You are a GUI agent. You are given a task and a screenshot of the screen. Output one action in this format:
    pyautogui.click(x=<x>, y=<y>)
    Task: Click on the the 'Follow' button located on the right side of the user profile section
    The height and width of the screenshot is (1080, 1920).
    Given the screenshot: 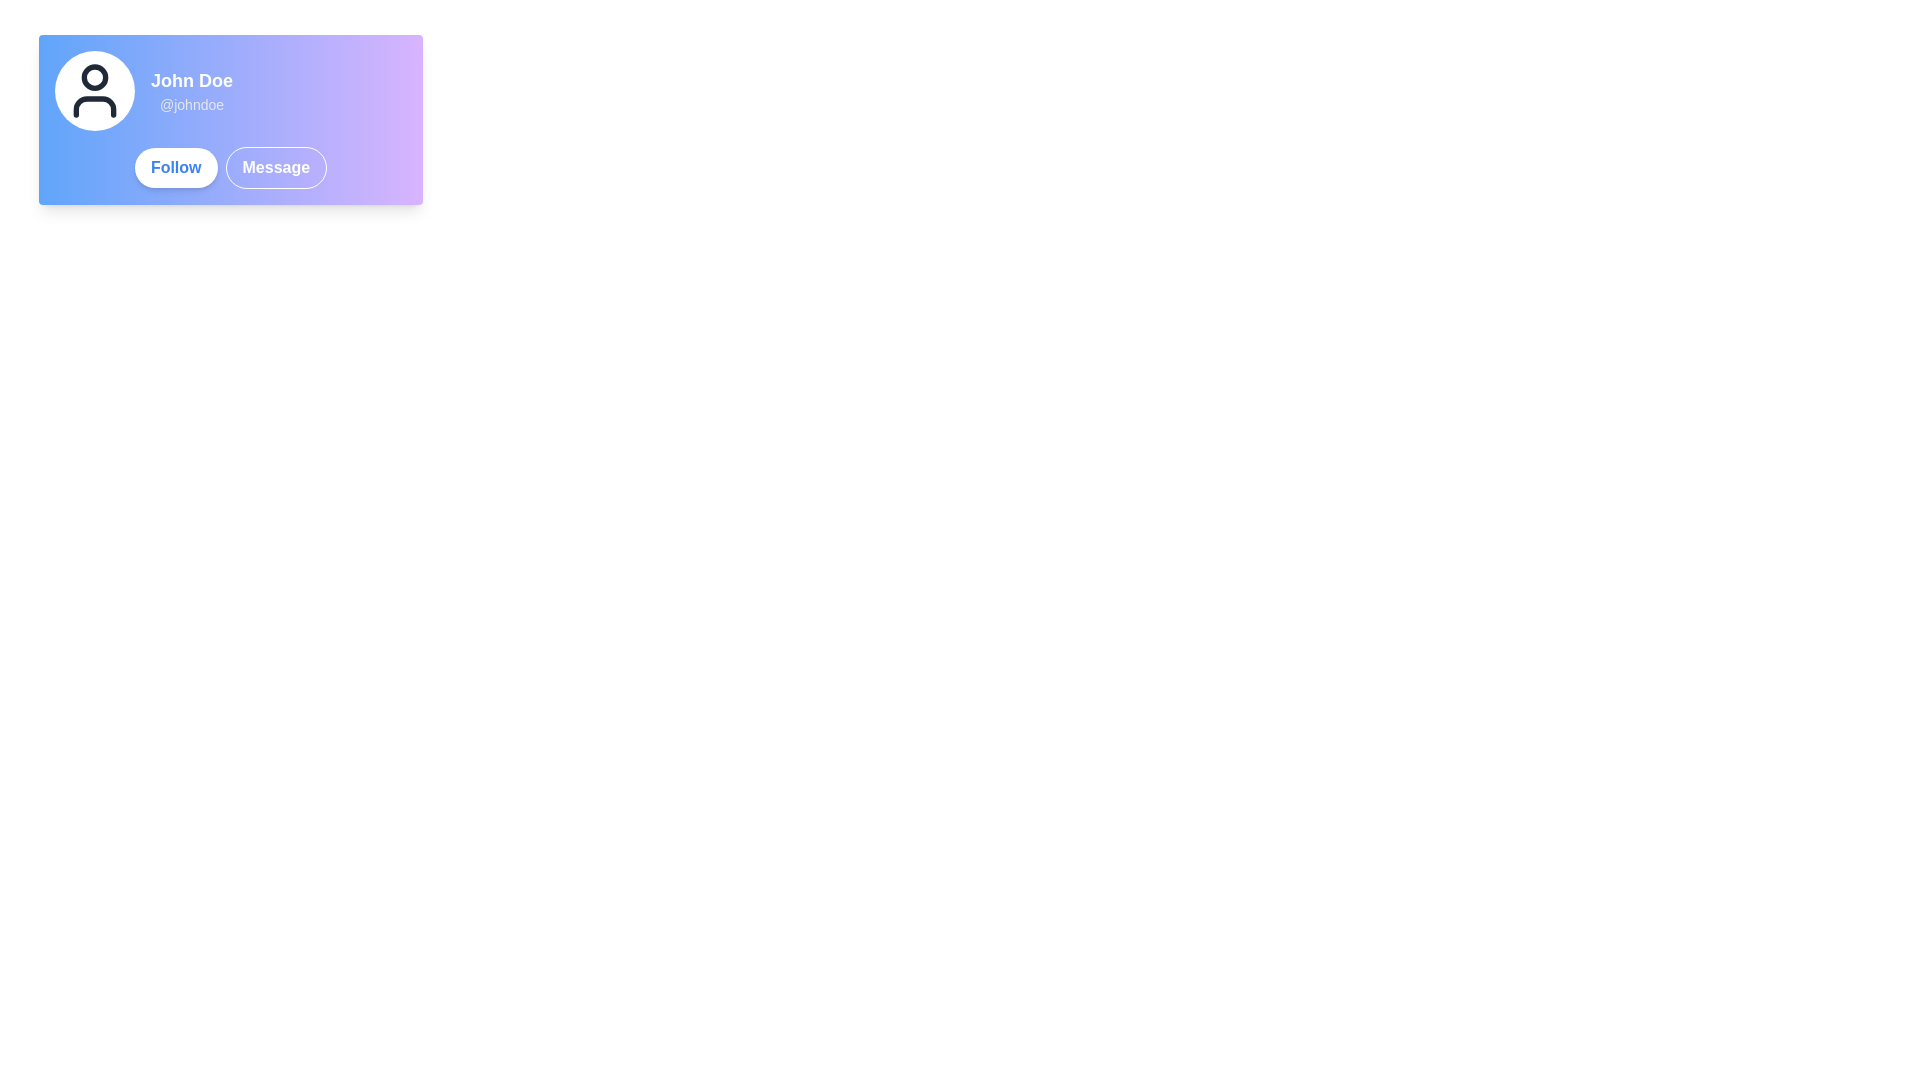 What is the action you would take?
    pyautogui.click(x=176, y=167)
    